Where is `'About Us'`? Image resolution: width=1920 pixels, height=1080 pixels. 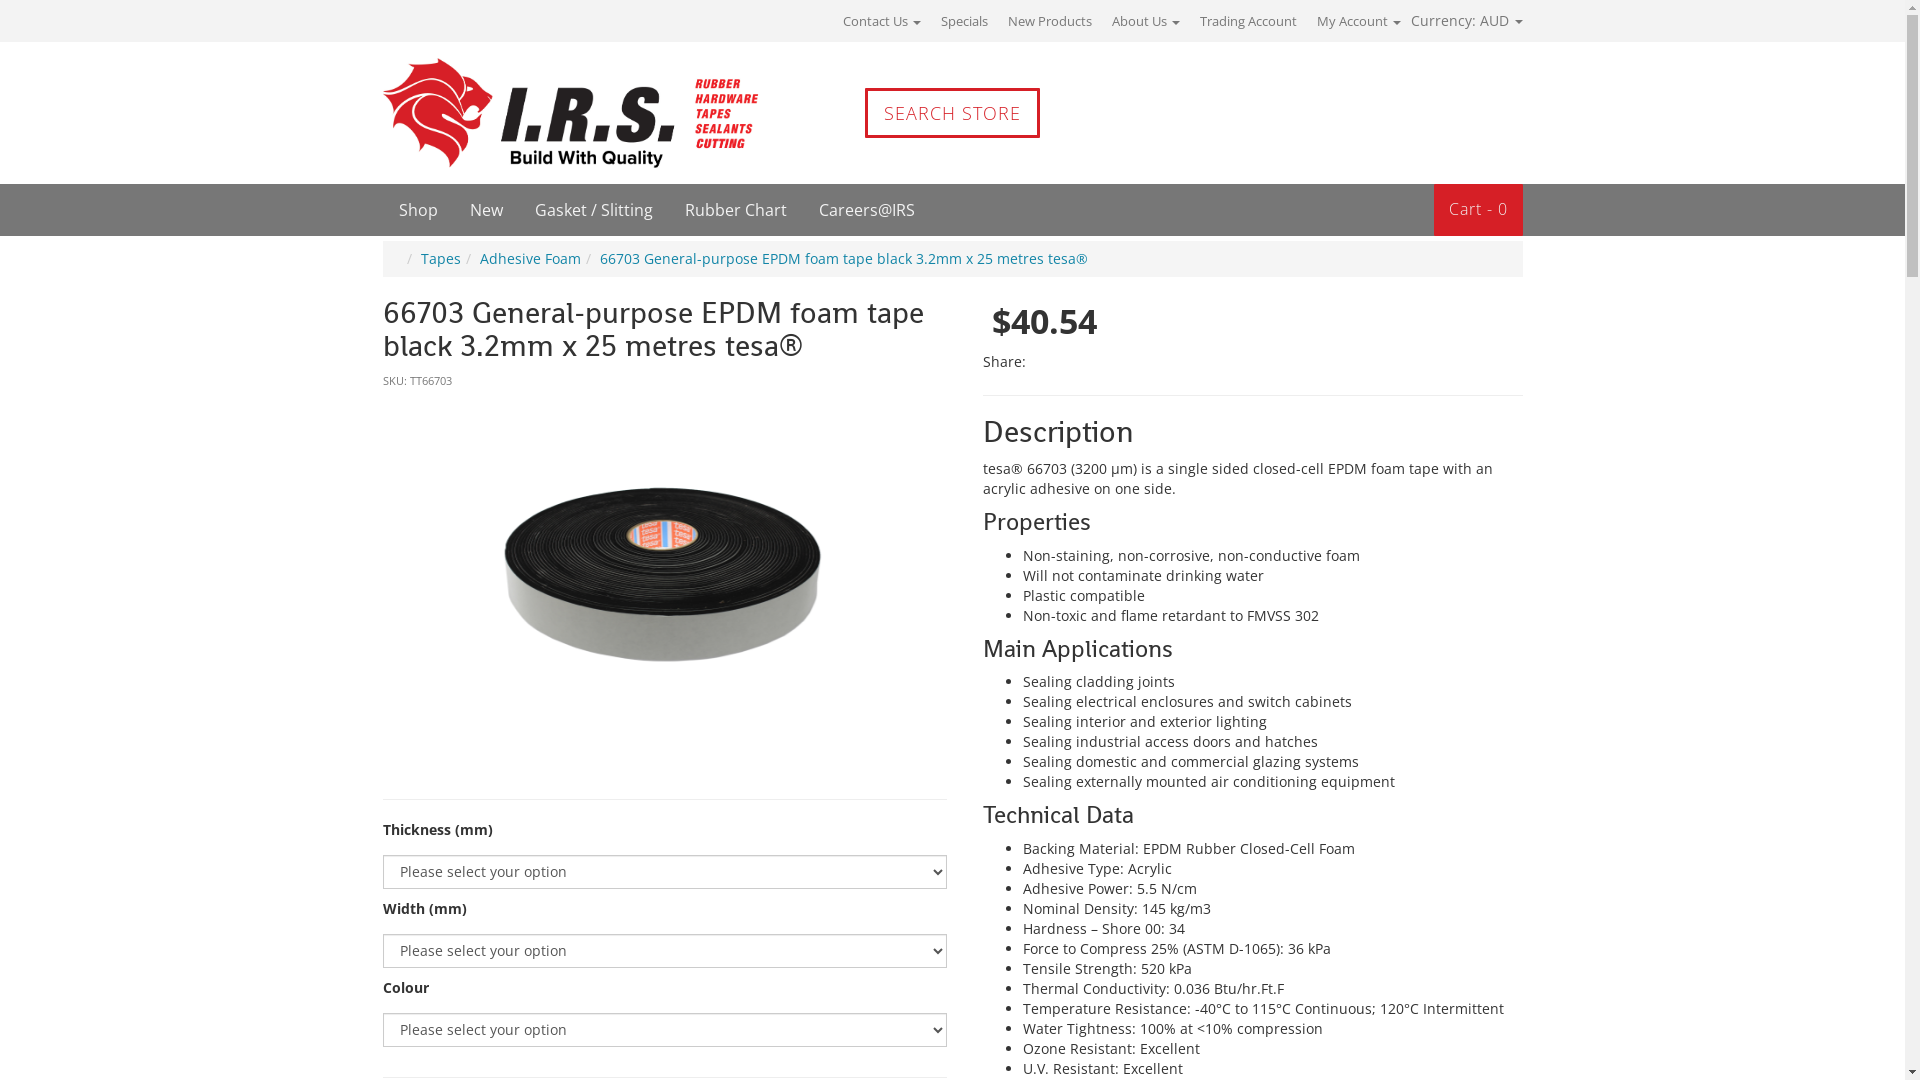 'About Us' is located at coordinates (1146, 20).